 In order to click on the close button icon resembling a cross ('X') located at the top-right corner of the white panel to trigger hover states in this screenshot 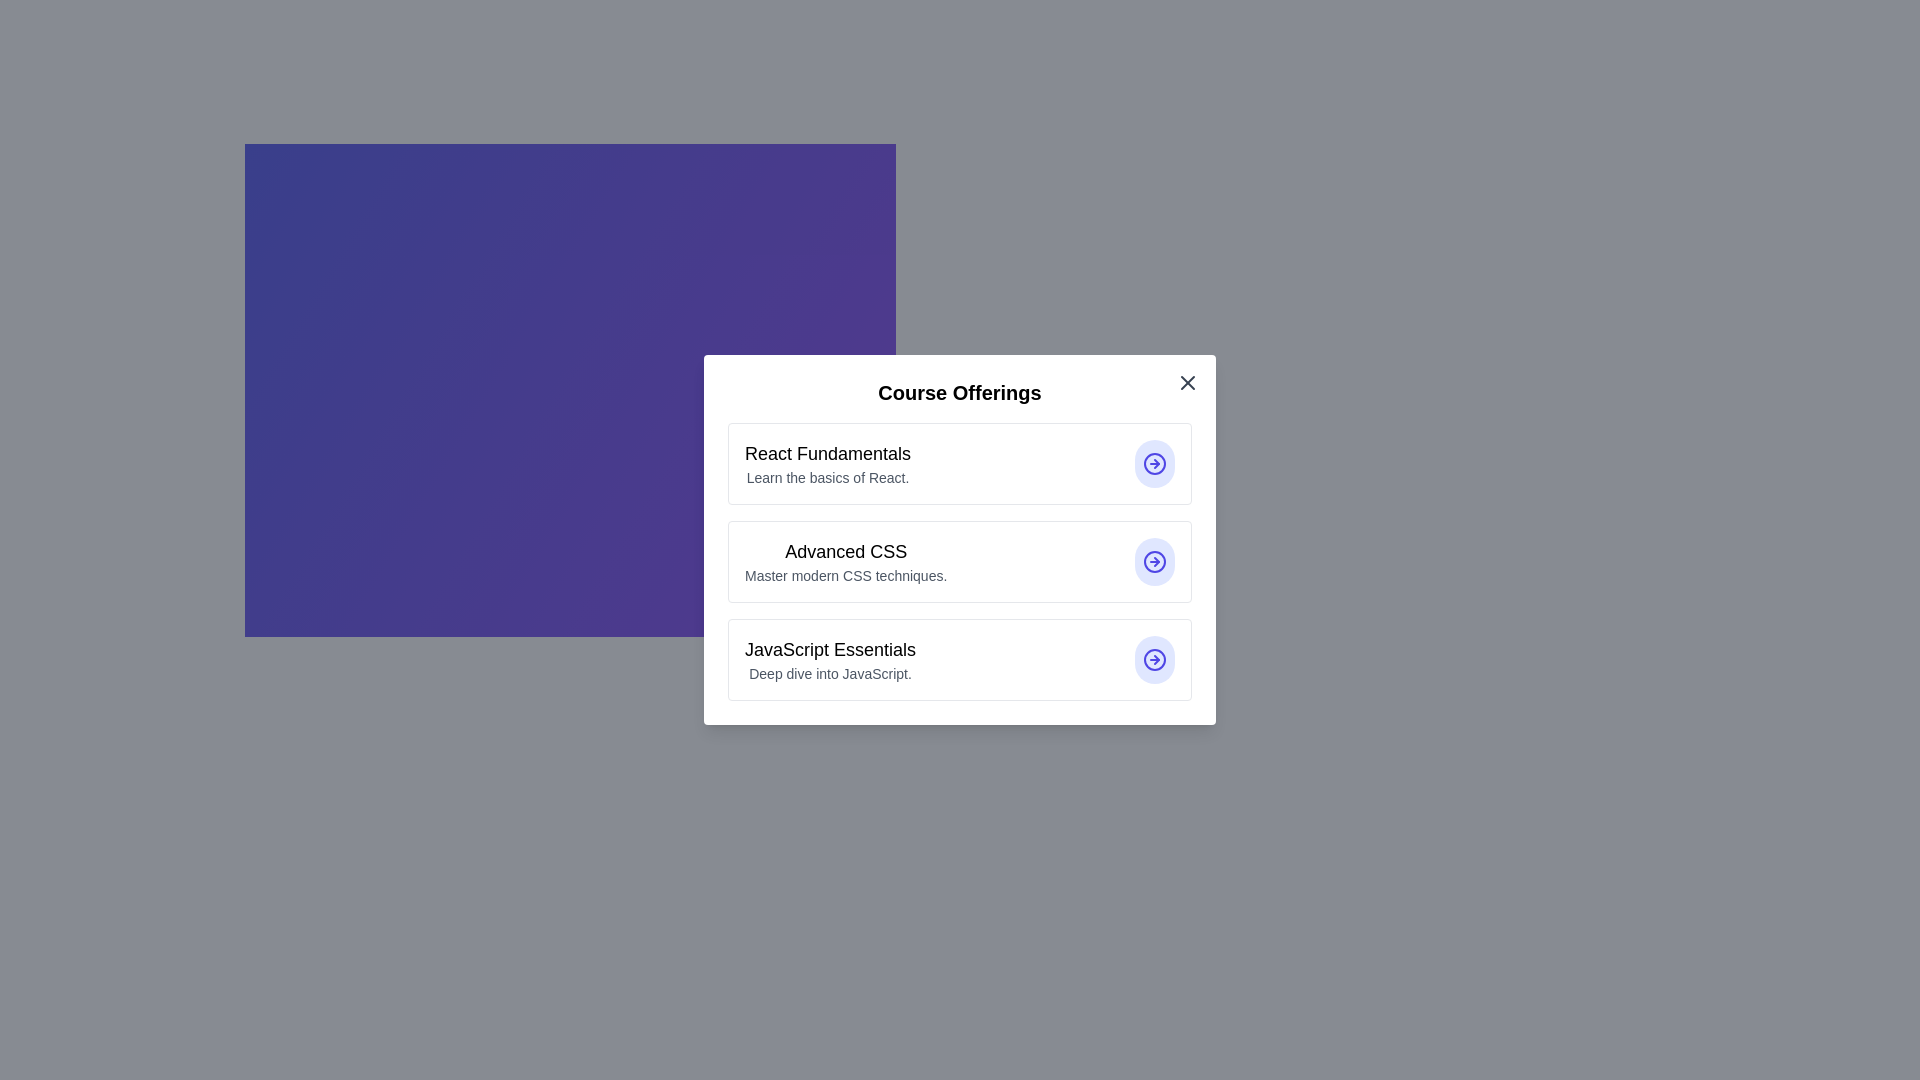, I will do `click(1188, 382)`.